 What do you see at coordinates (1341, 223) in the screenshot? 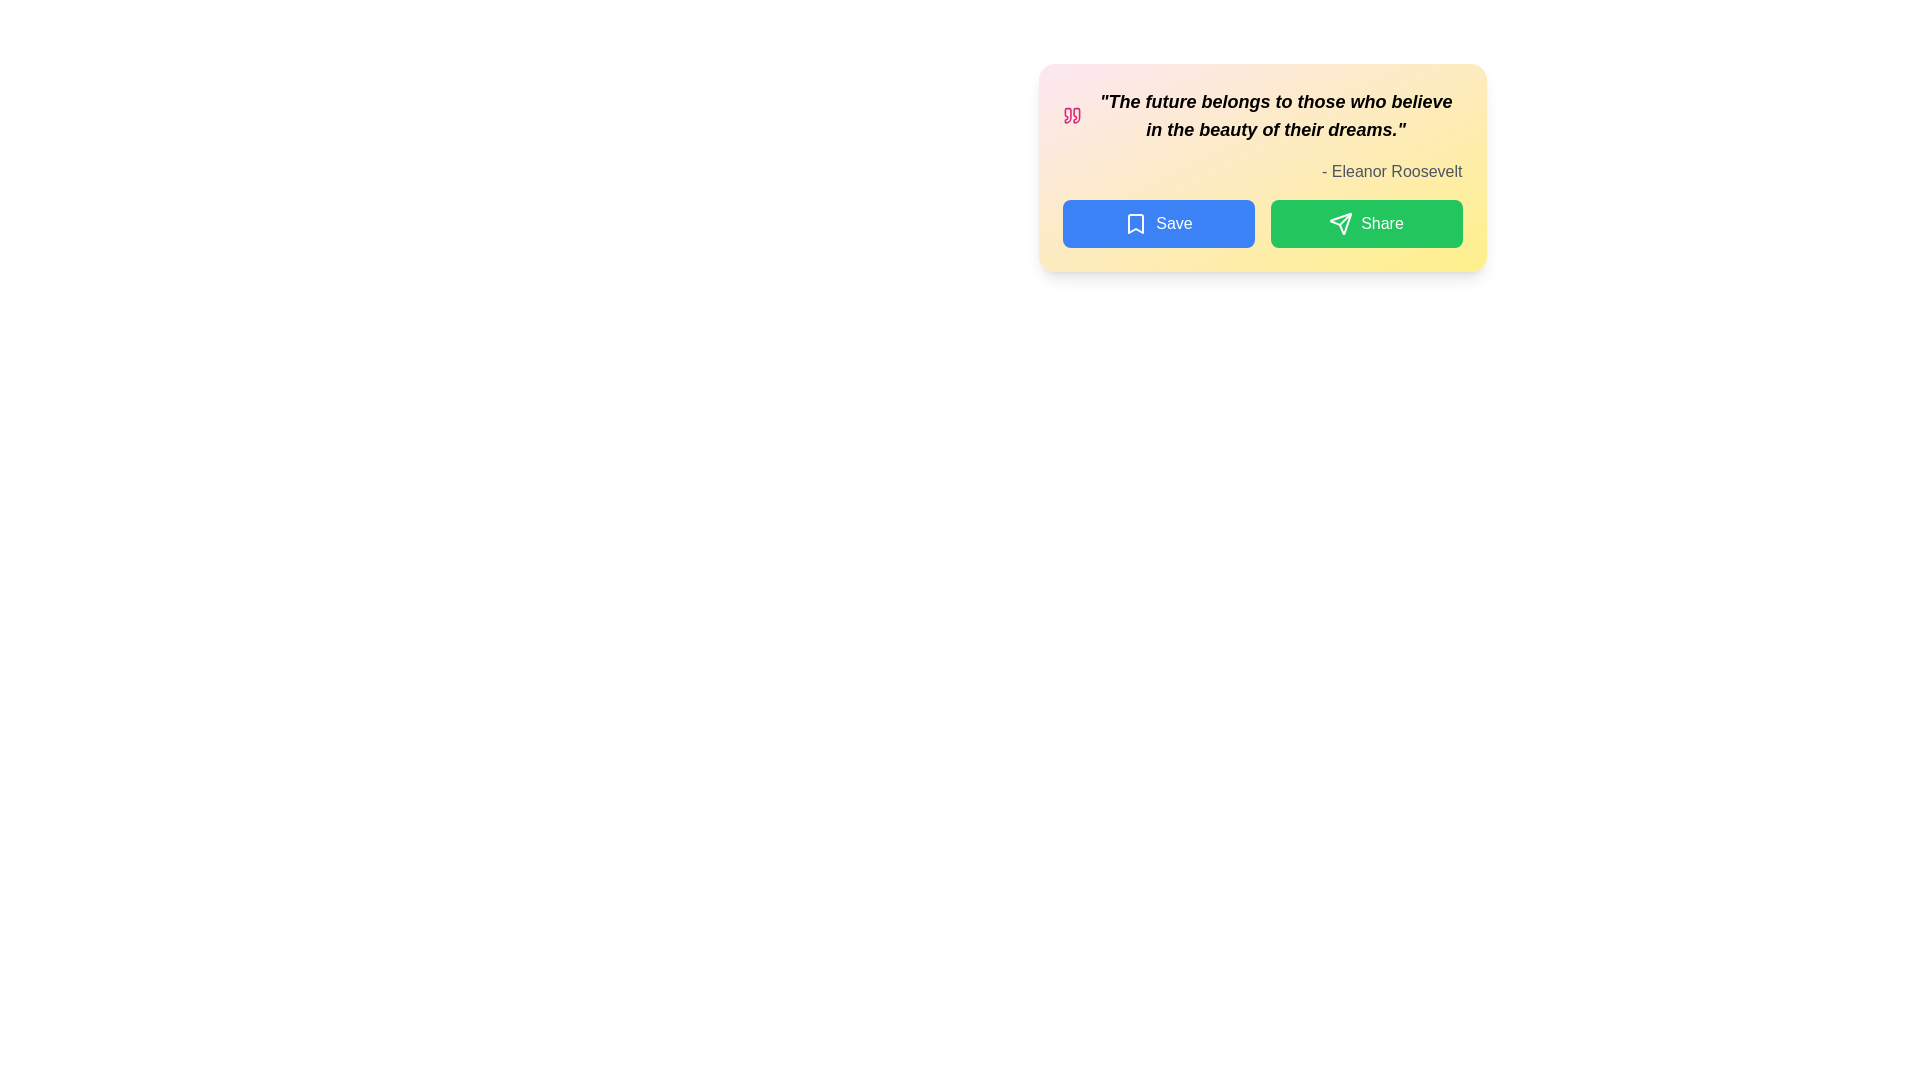
I see `the 'Share' button's vector graphic, which serves as a visual indicator for the share action, located to the right of the 'Save' button` at bounding box center [1341, 223].